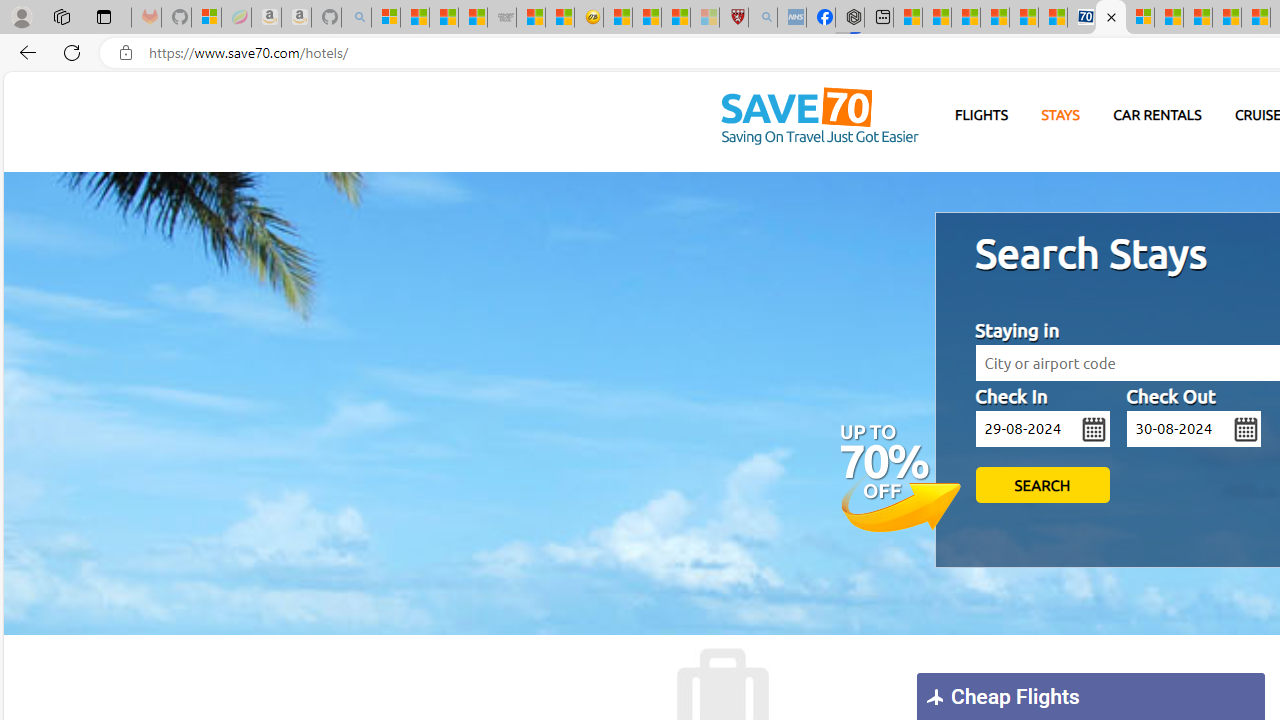  What do you see at coordinates (705, 17) in the screenshot?
I see `'12 Popular Science Lies that Must be Corrected - Sleeping'` at bounding box center [705, 17].